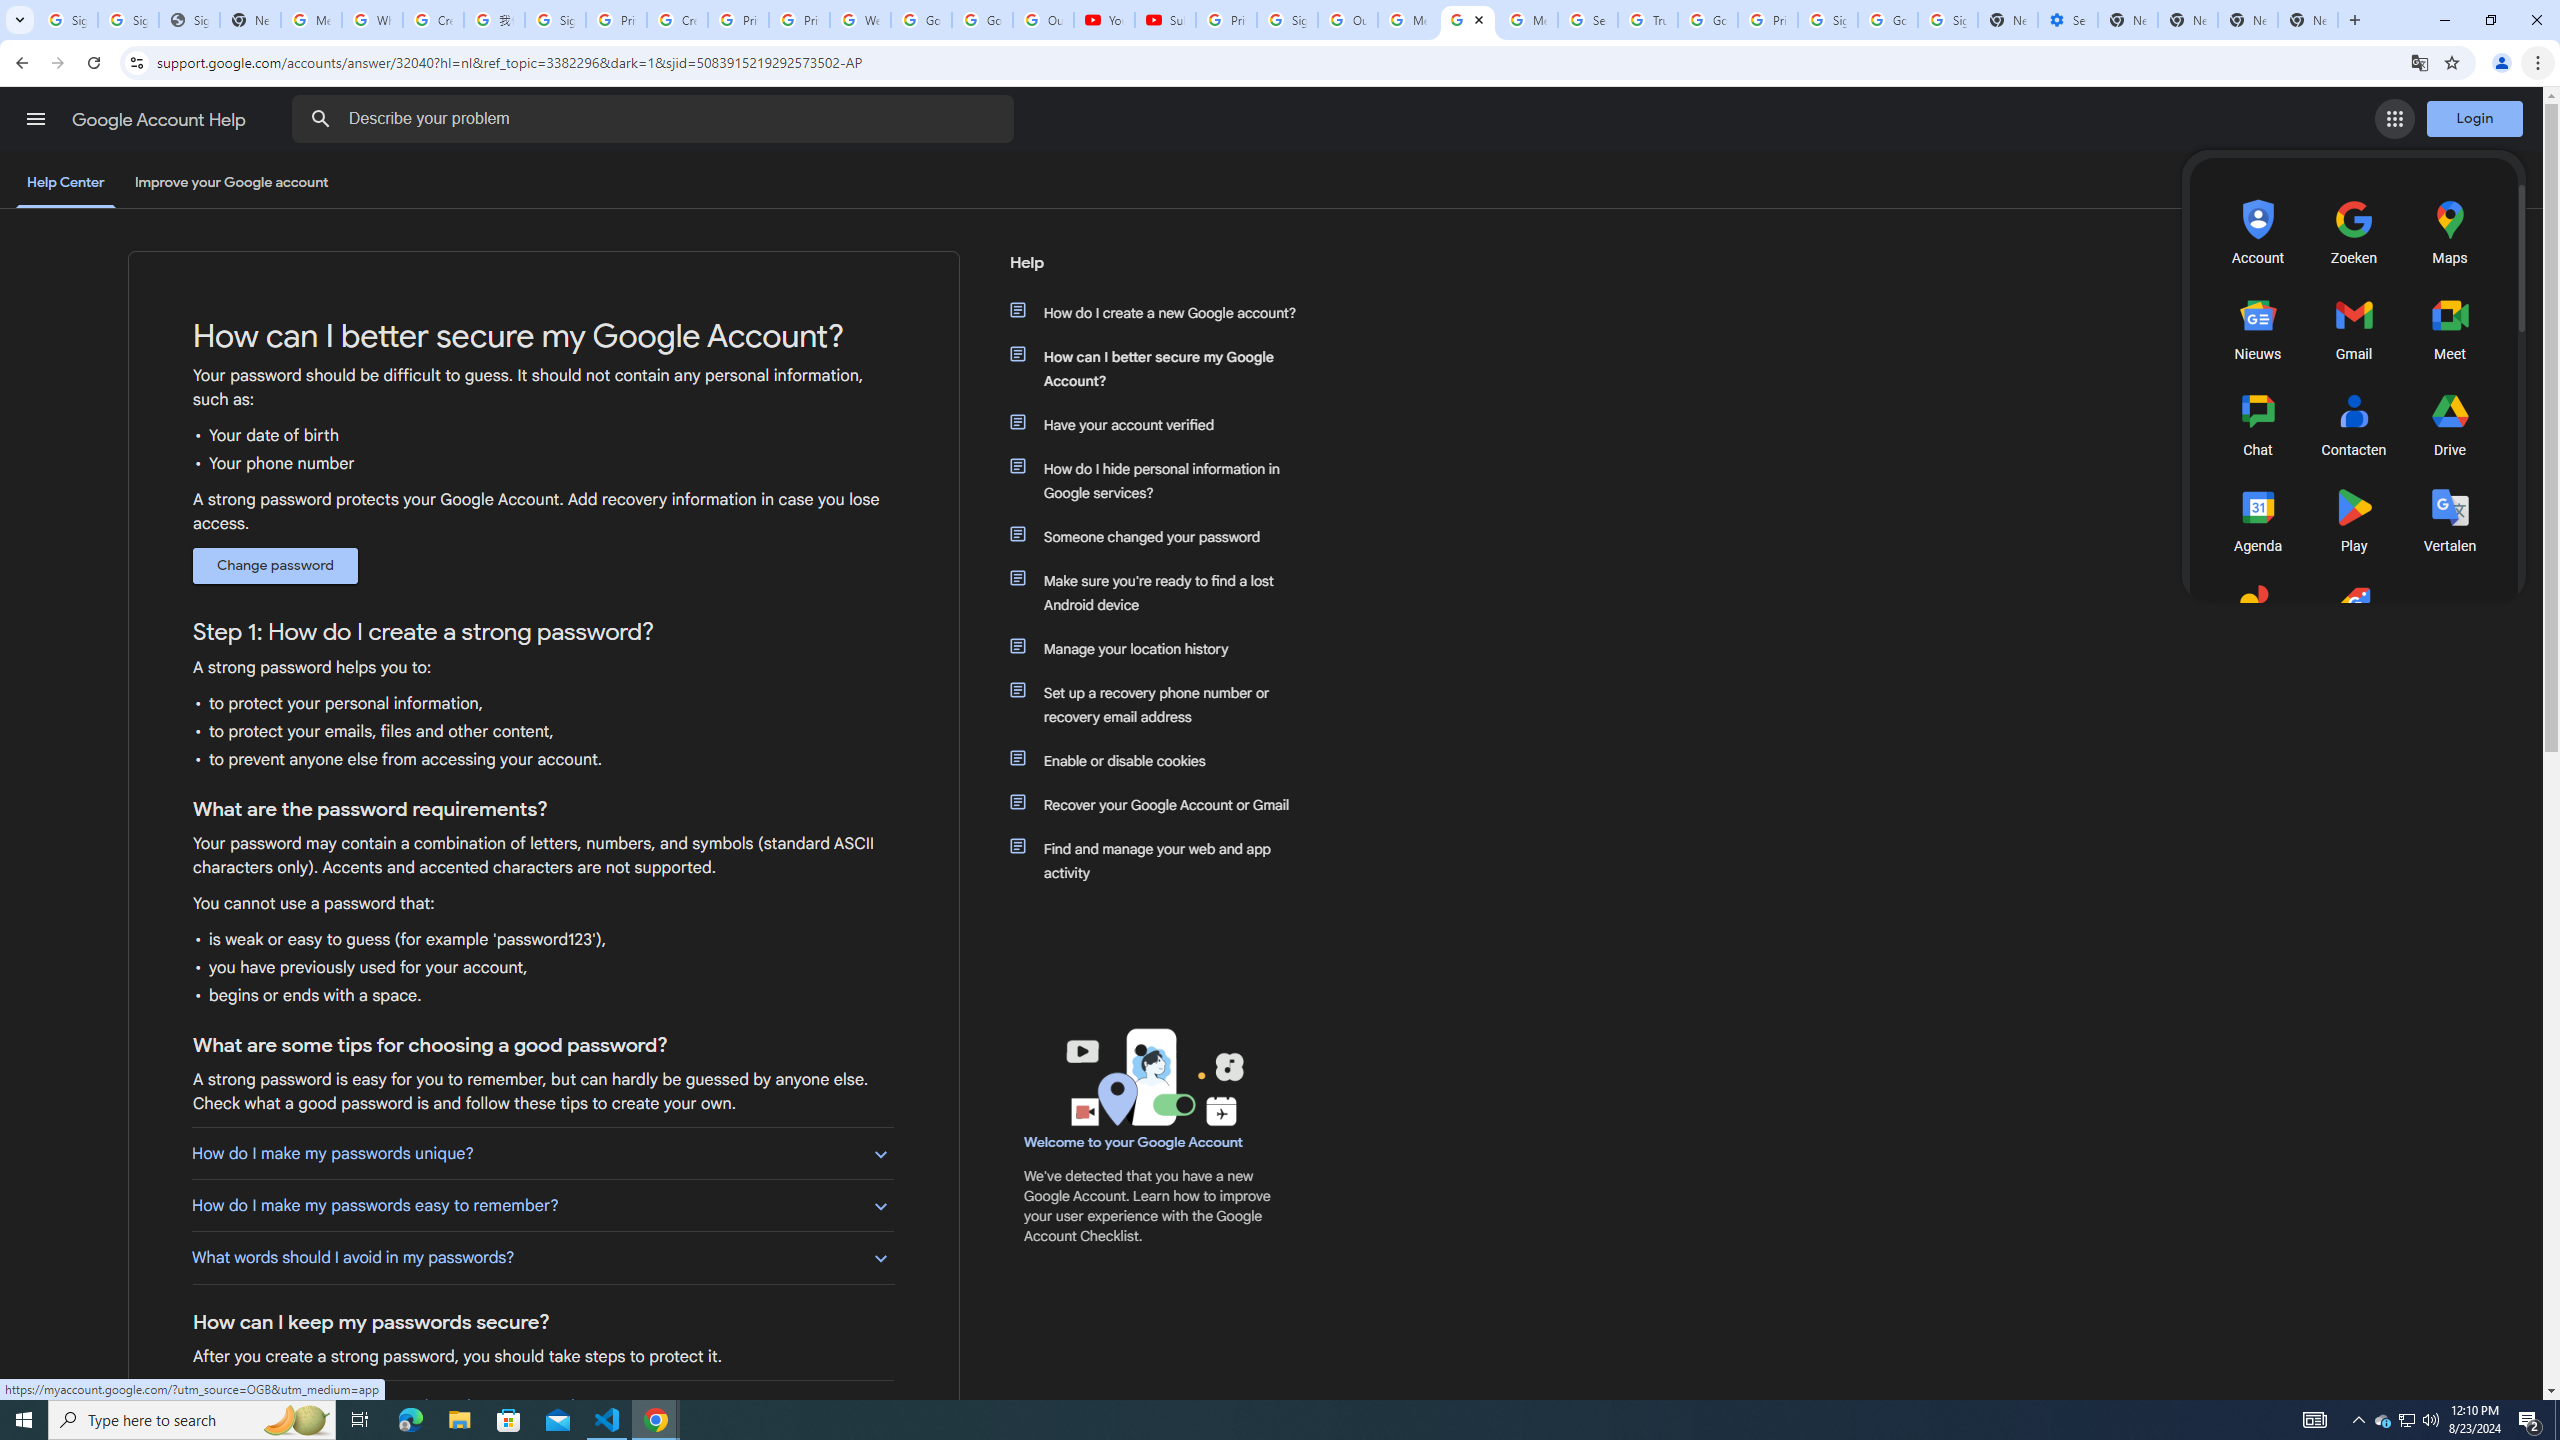  Describe the element at coordinates (676, 19) in the screenshot. I see `'Create your Google Account'` at that location.